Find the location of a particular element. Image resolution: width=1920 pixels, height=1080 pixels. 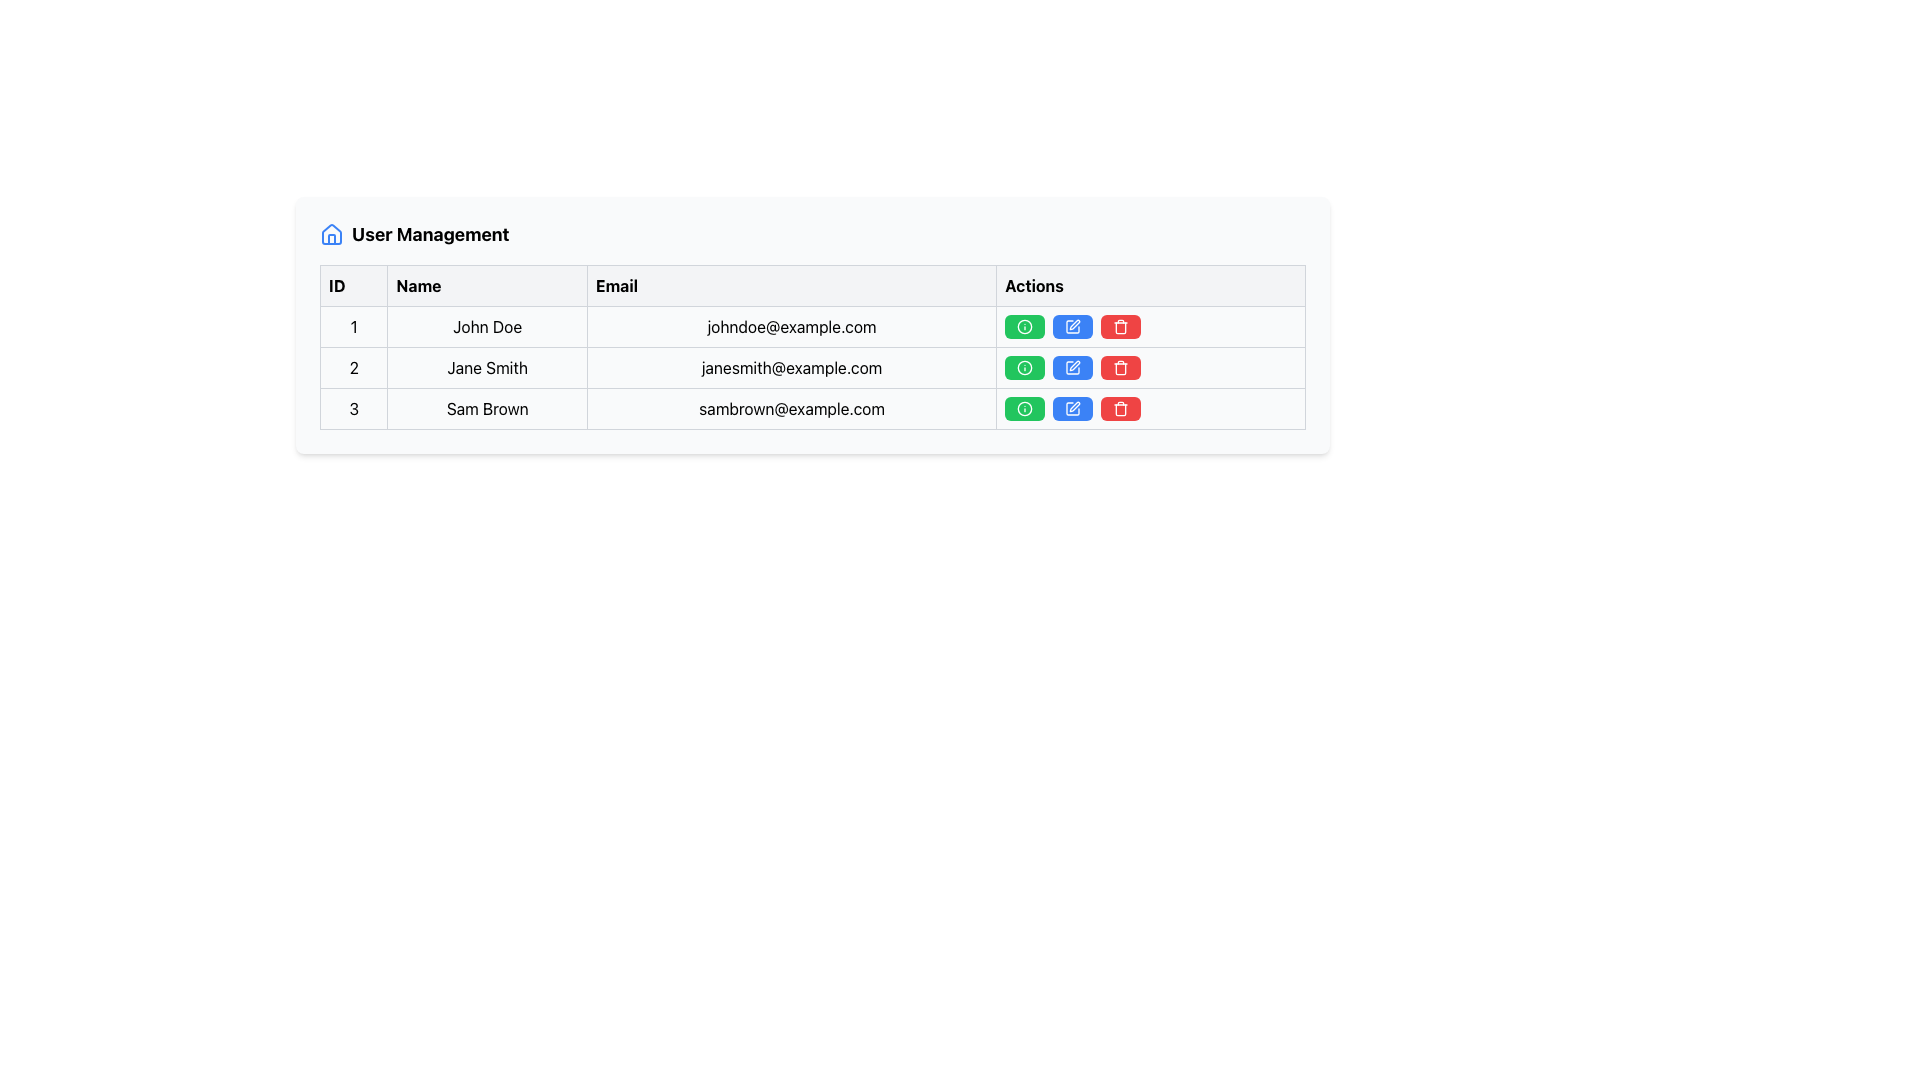

the green circular button with an information icon located in the second row of the 'Actions' column, adjacent to the email 'janesmith@example.com' is located at coordinates (1025, 367).